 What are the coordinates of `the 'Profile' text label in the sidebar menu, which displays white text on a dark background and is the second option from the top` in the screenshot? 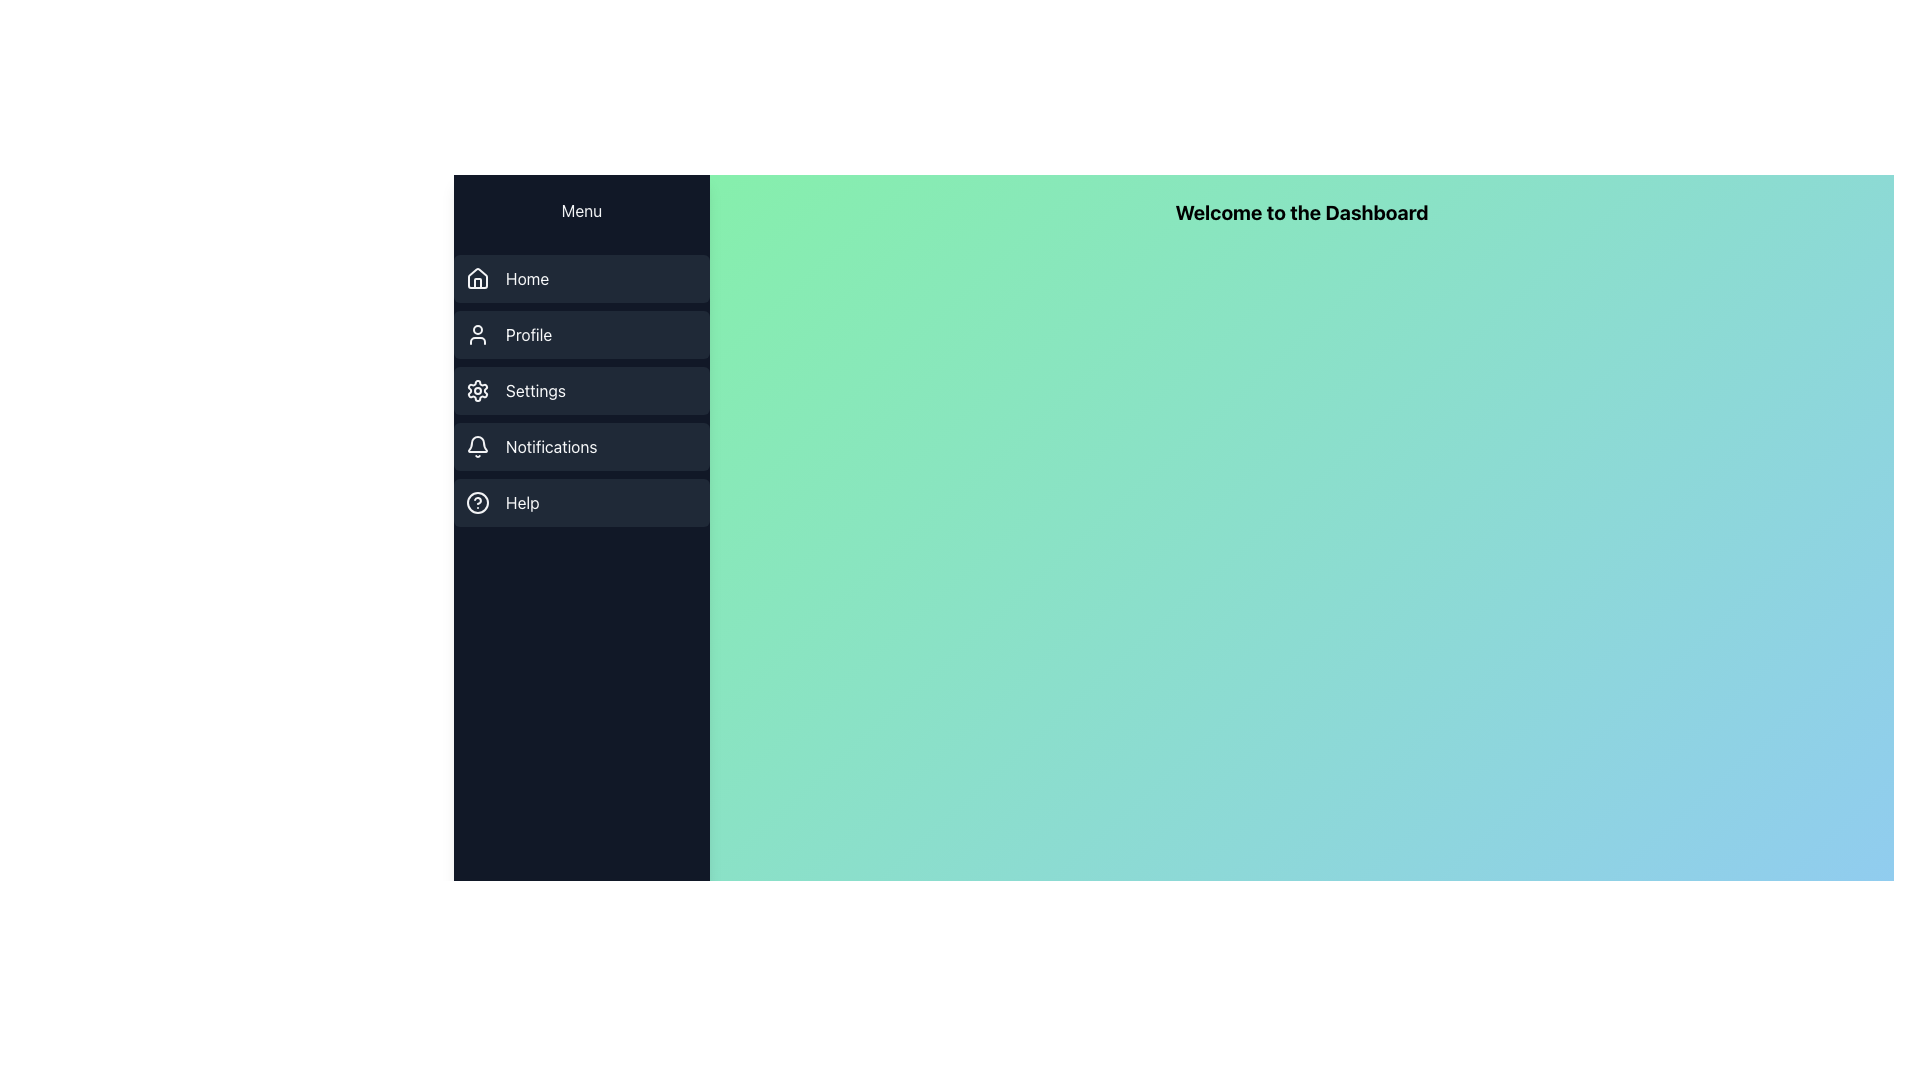 It's located at (529, 334).